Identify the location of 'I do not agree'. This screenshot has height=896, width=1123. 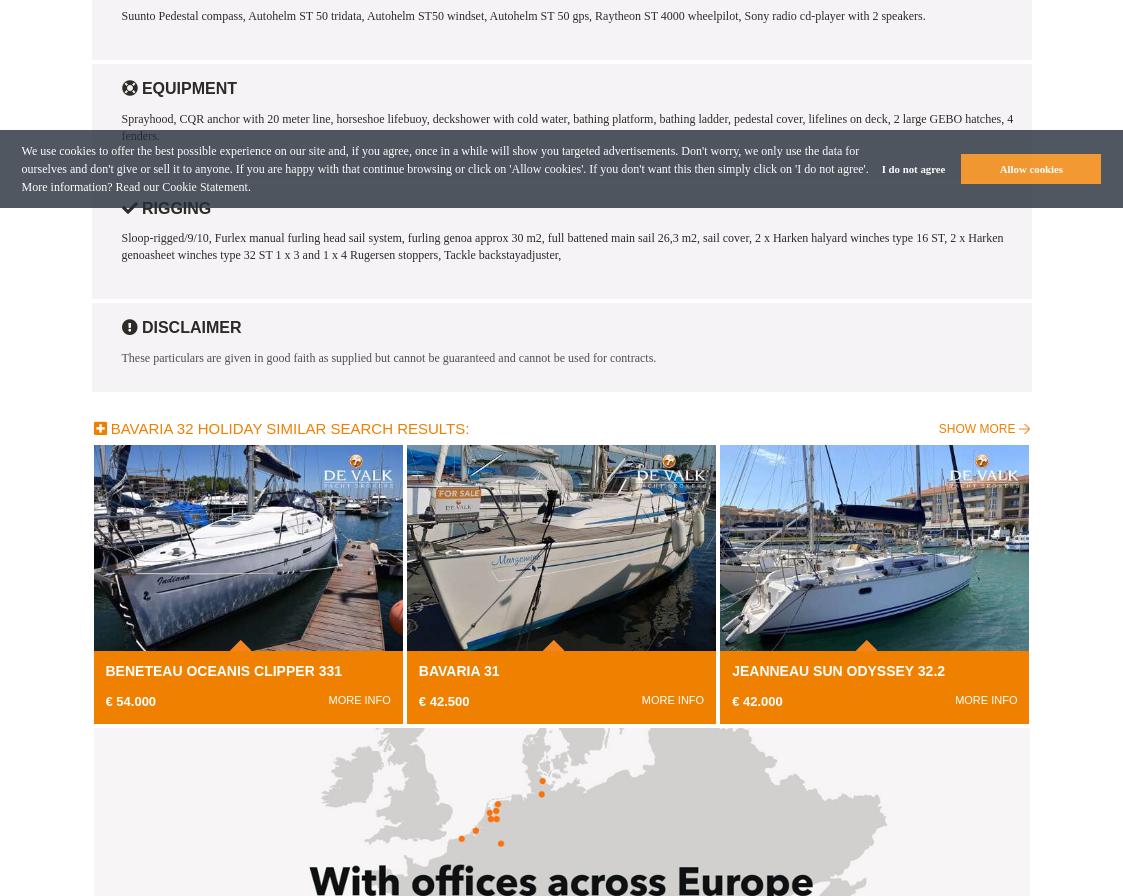
(911, 168).